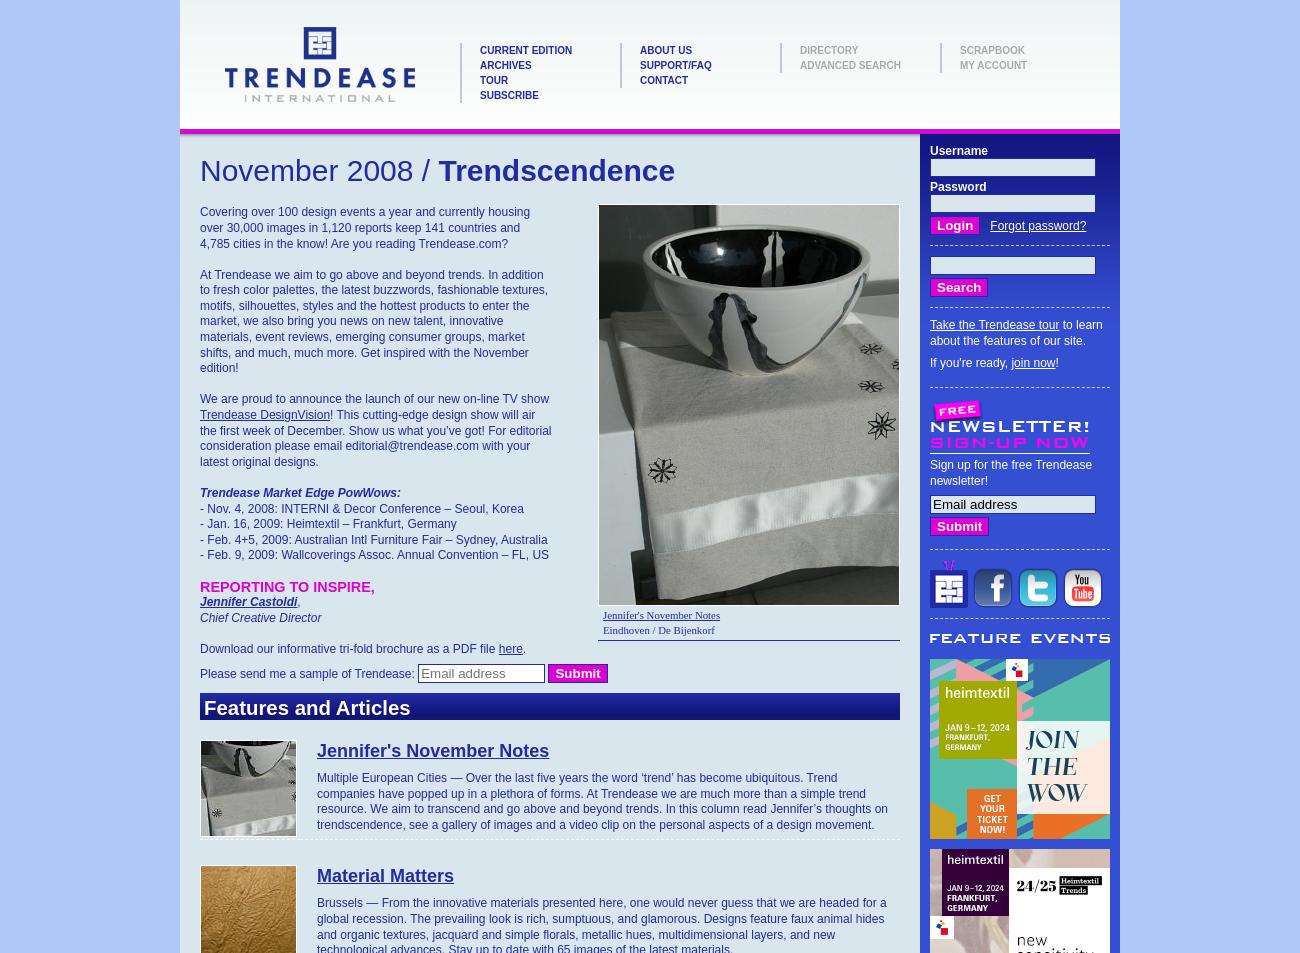  I want to click on '!', so click(1054, 361).